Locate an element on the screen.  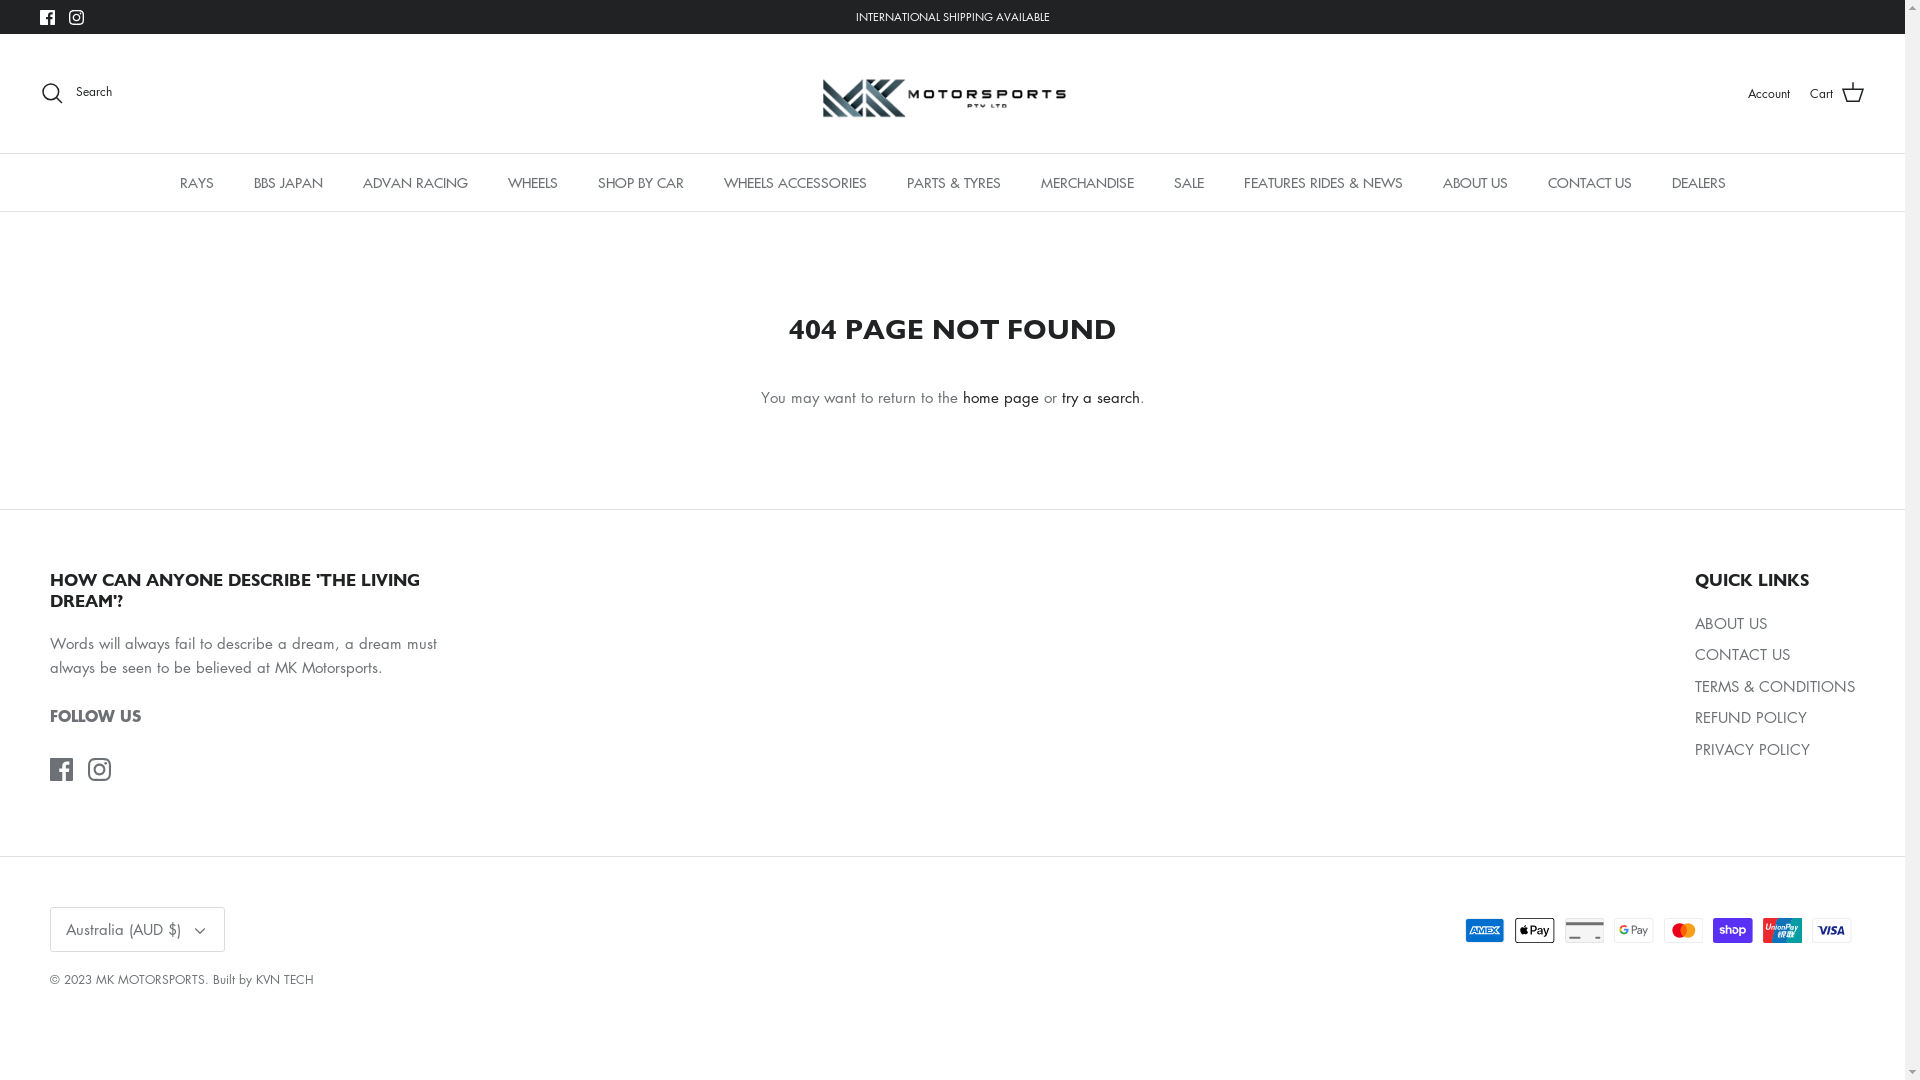
'Built by KVN TECH' is located at coordinates (262, 978).